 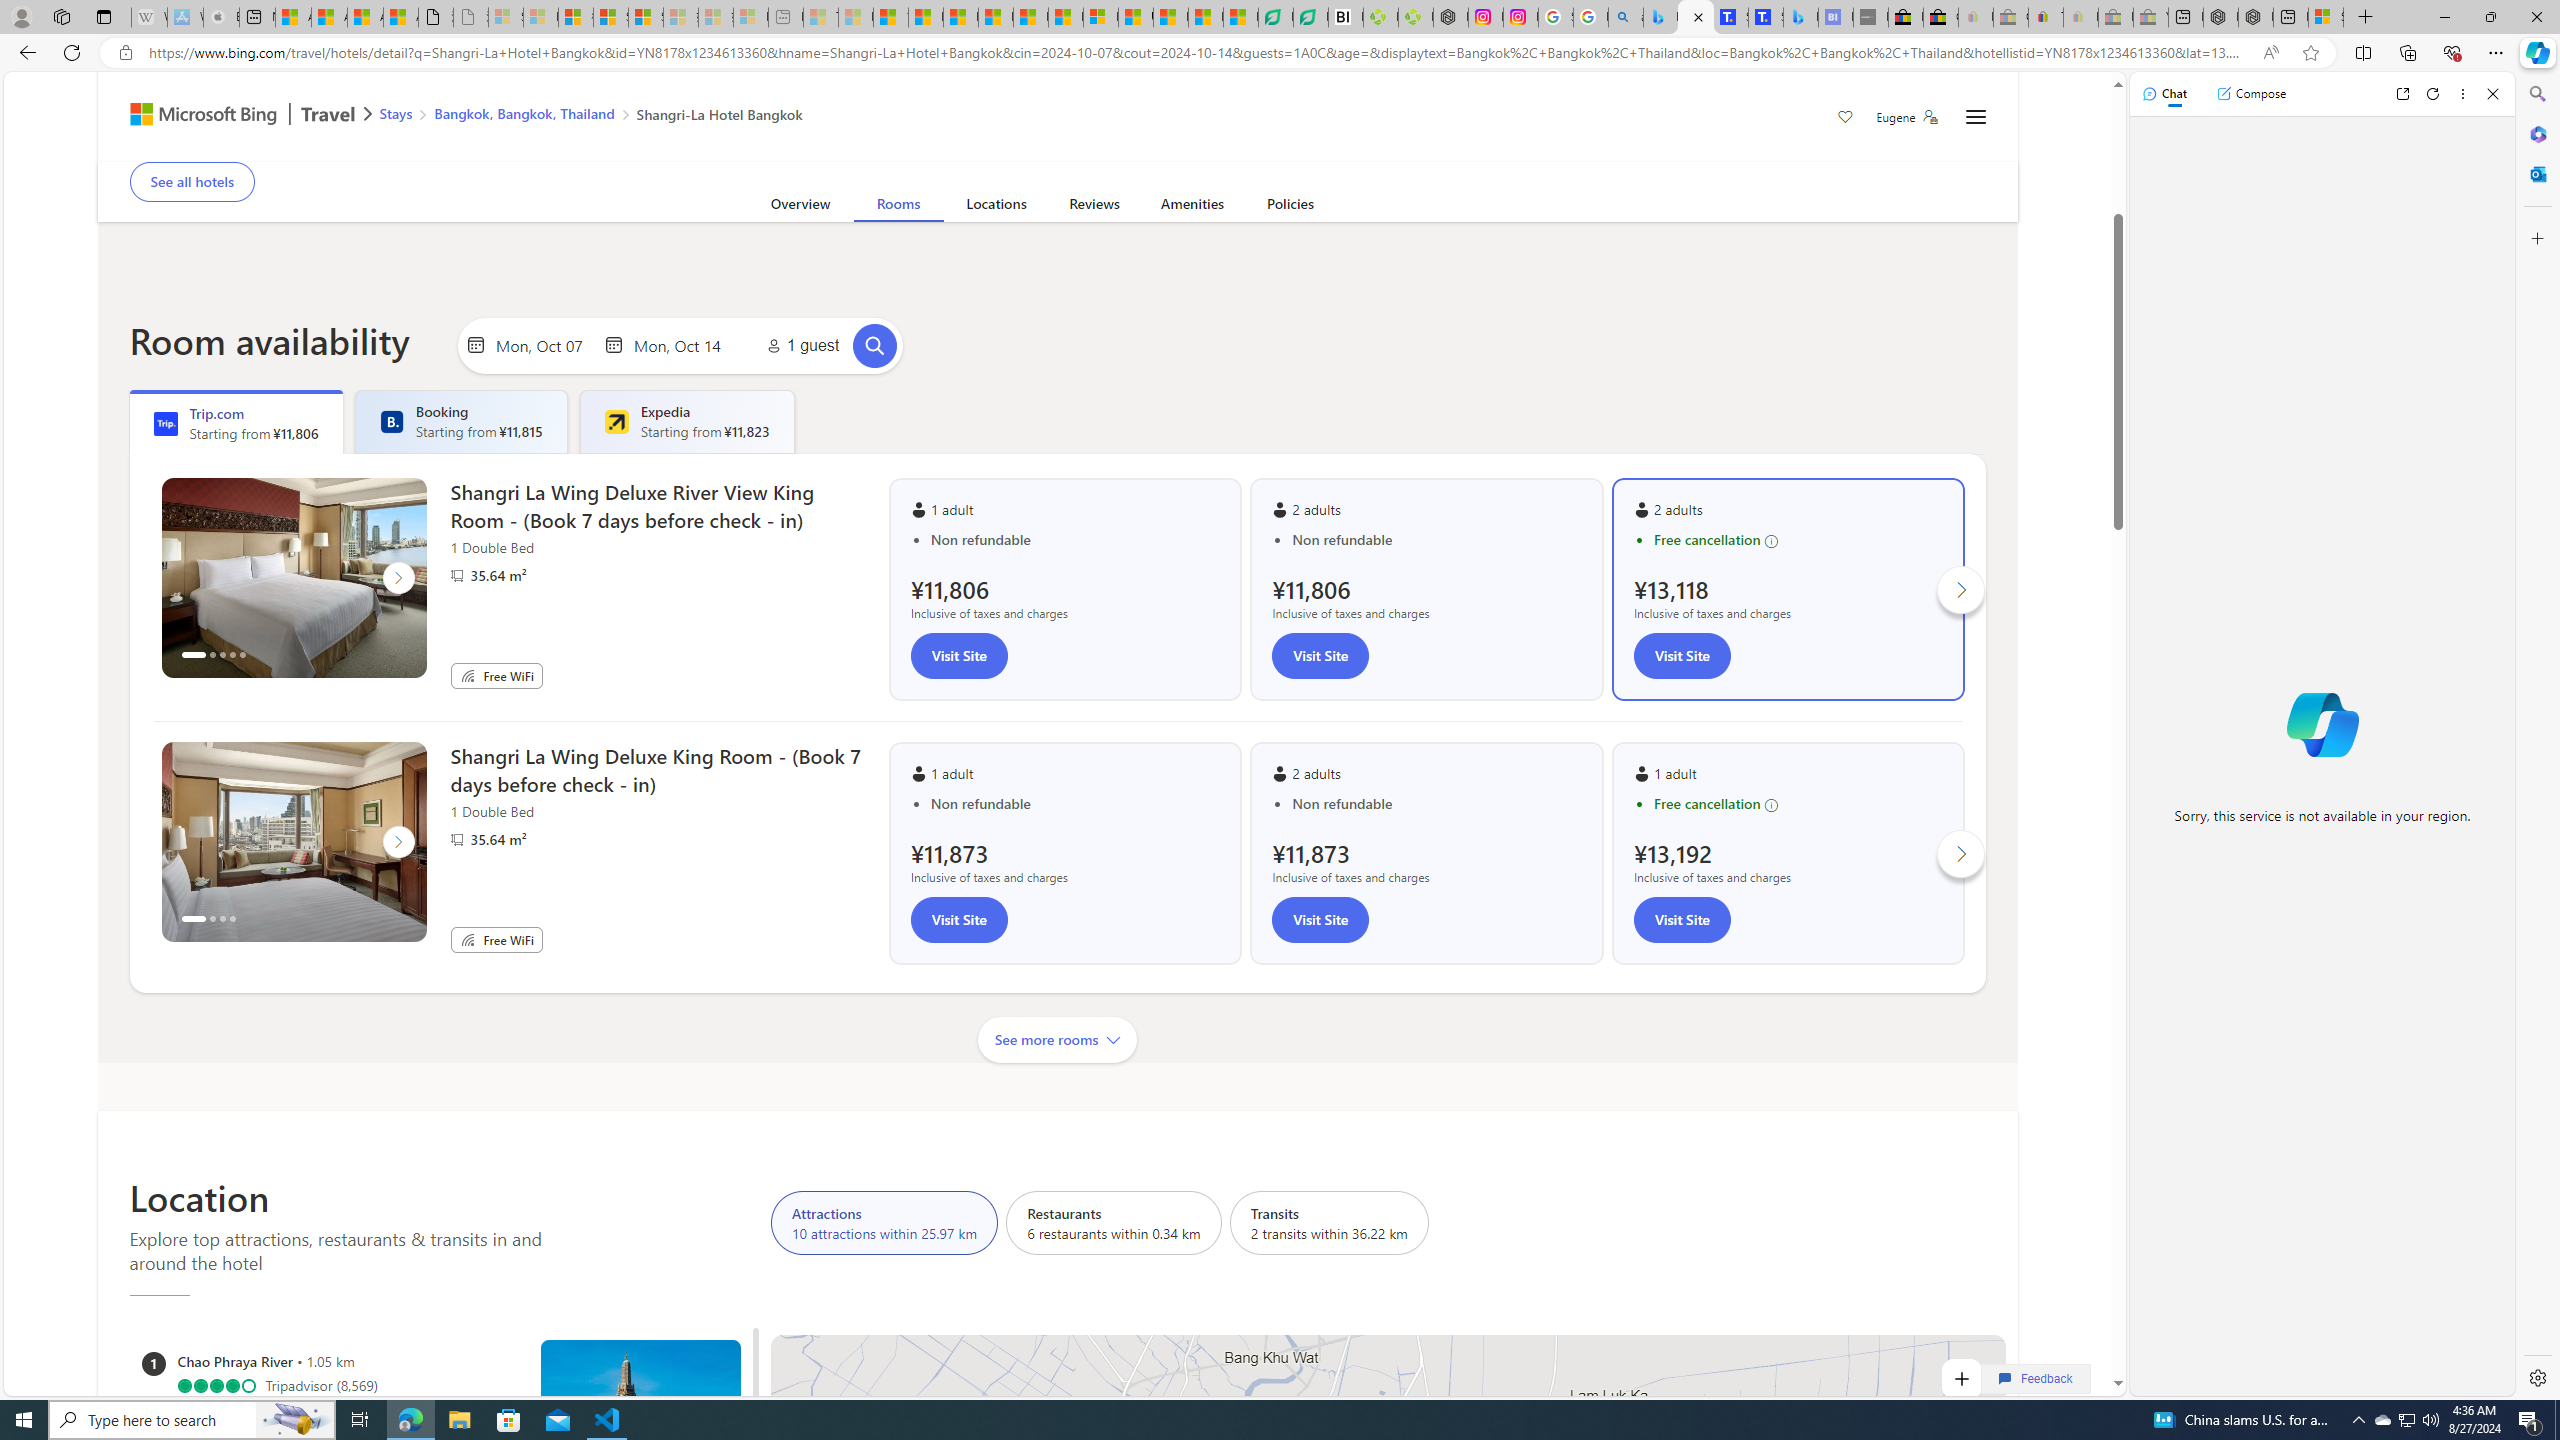 What do you see at coordinates (2045, 16) in the screenshot?
I see `'Threats and offensive language policy | eBay'` at bounding box center [2045, 16].